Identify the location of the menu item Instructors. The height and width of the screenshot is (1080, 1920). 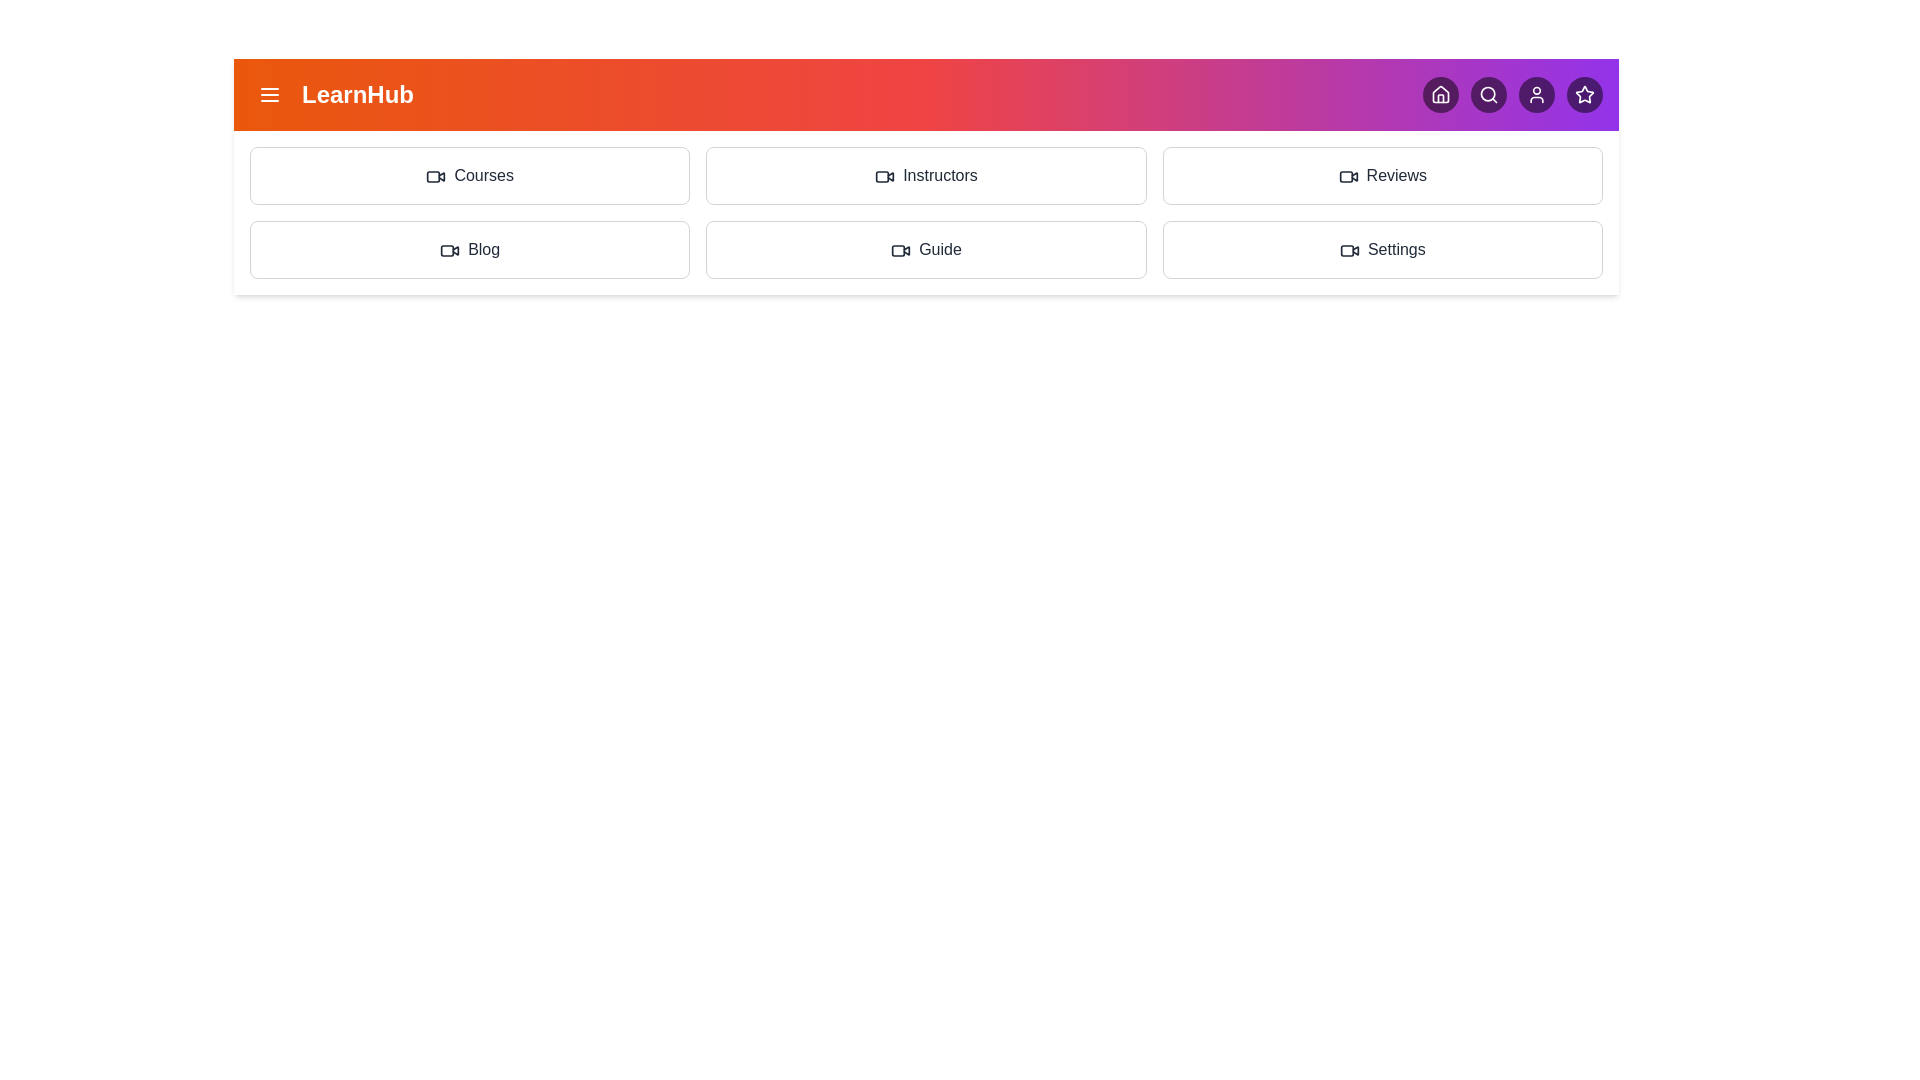
(925, 175).